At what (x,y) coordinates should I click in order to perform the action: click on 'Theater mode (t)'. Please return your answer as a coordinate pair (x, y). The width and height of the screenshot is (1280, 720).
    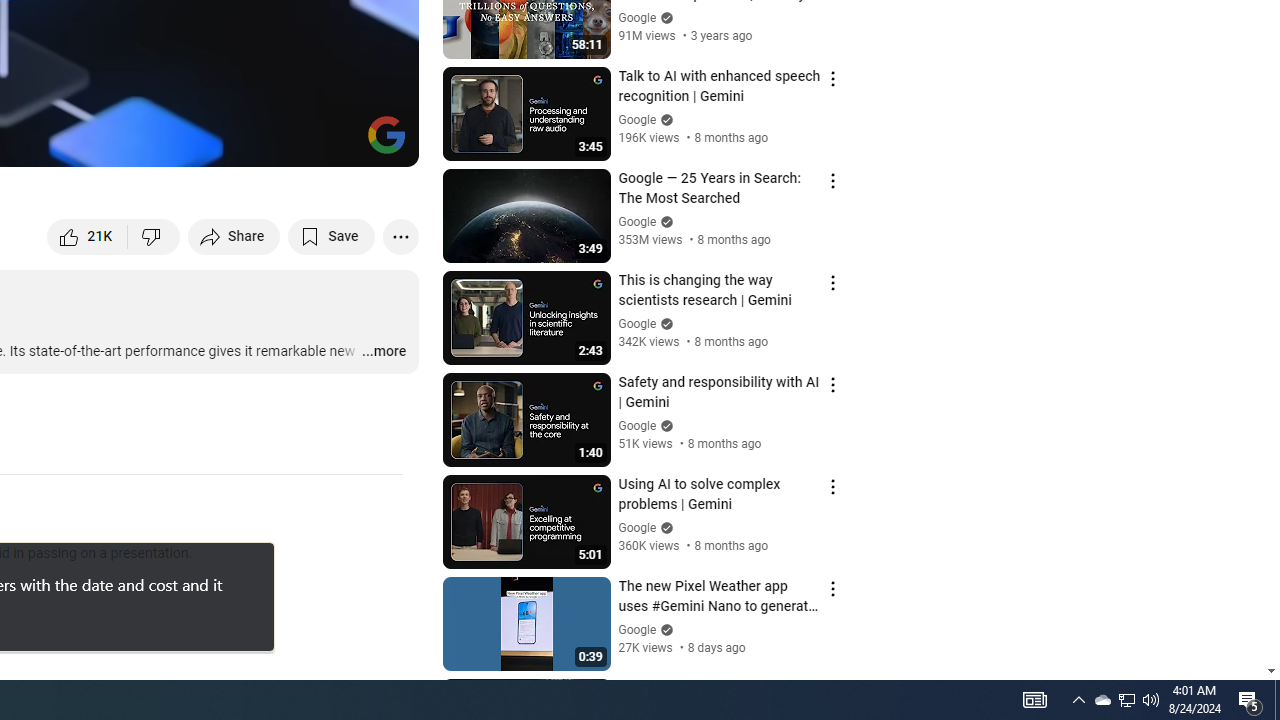
    Looking at the image, I should click on (334, 141).